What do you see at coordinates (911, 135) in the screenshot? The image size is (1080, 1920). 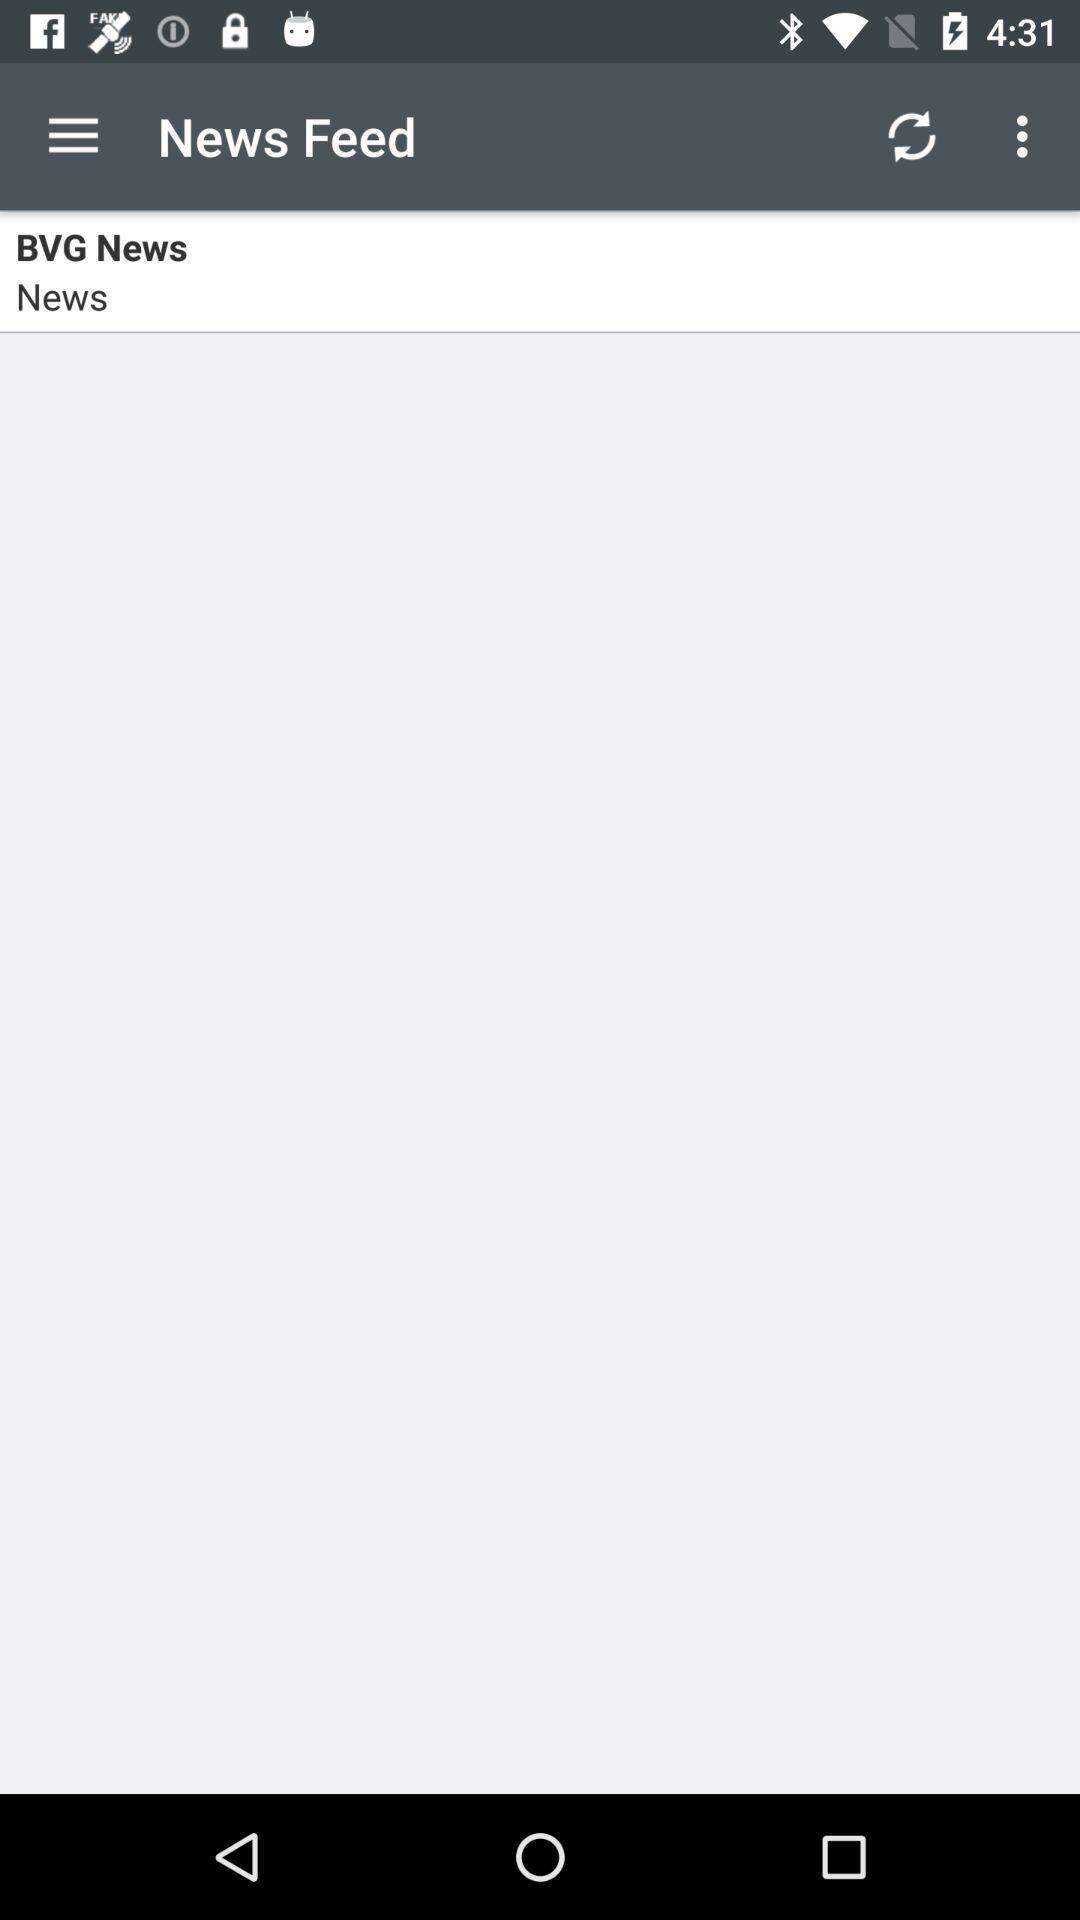 I see `item above the bvg news app` at bounding box center [911, 135].